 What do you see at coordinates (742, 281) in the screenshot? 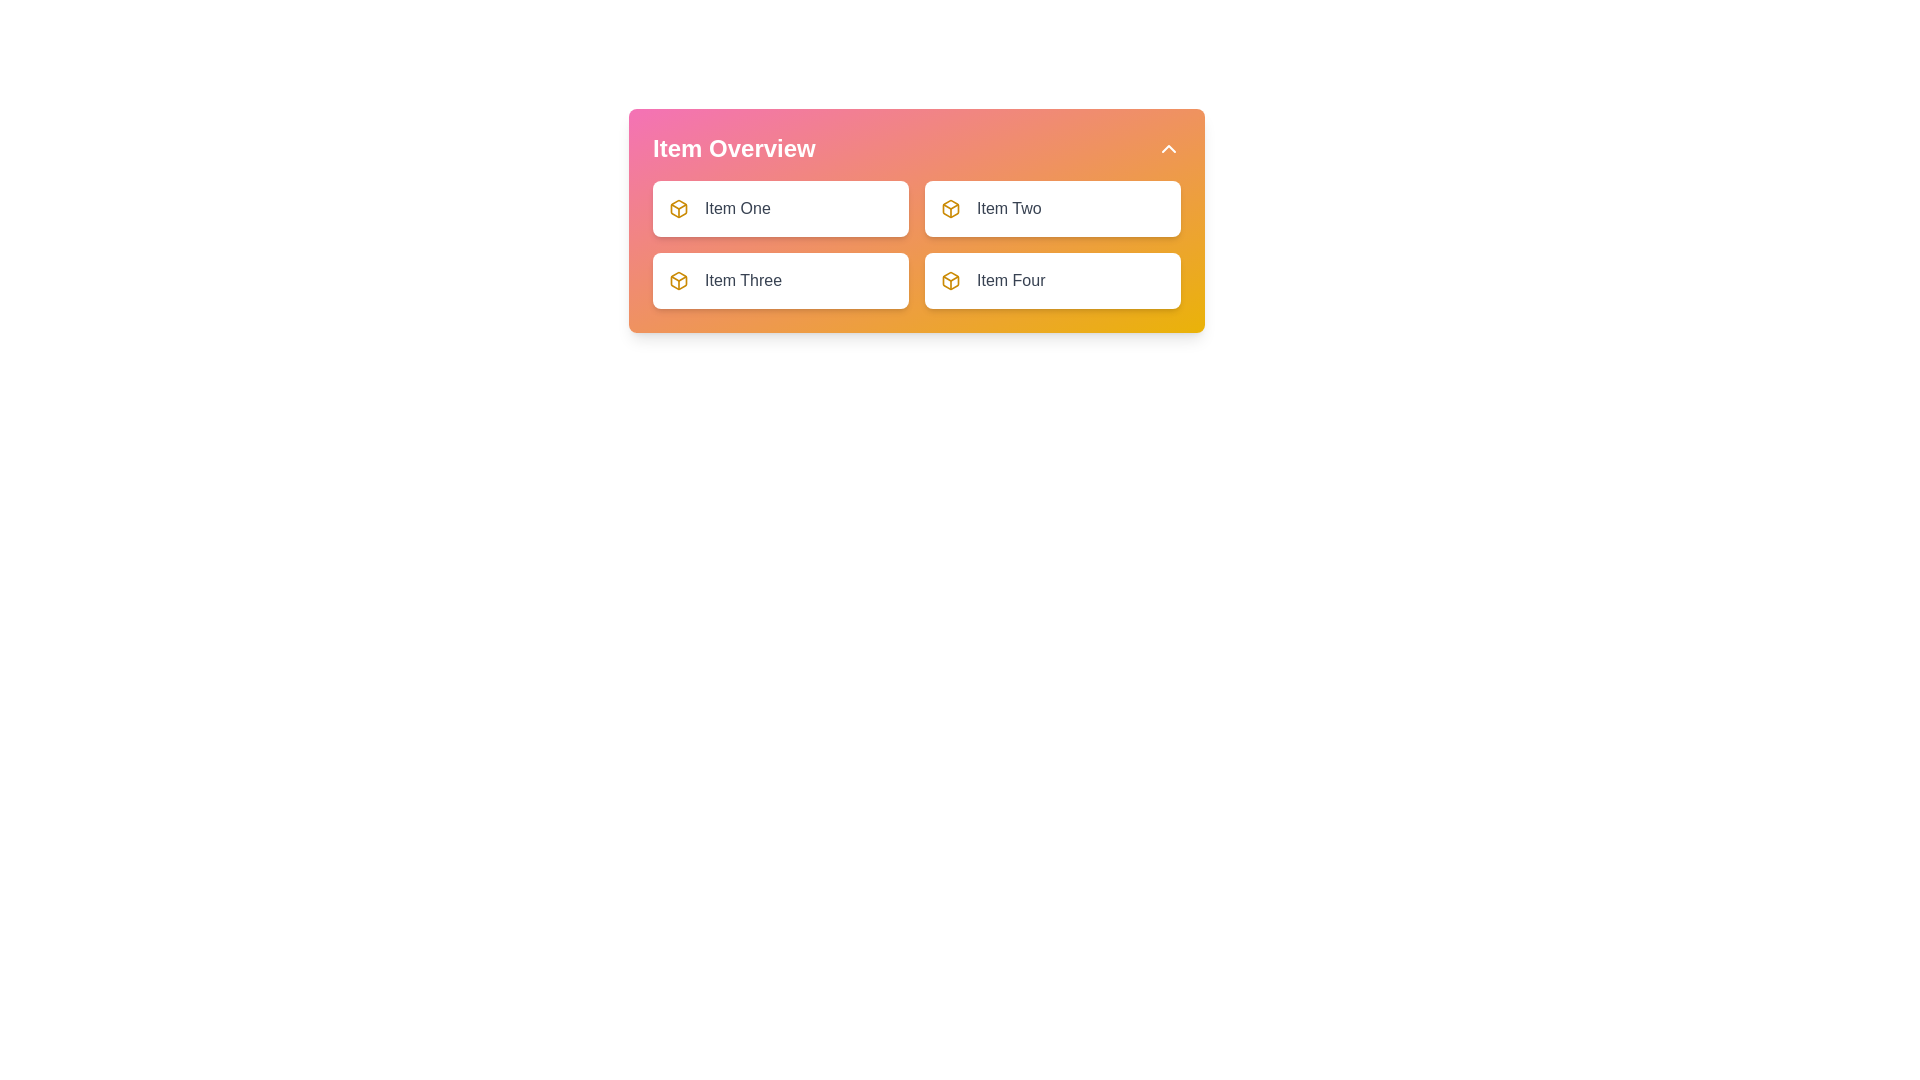
I see `the Text label element displaying 'Item Three' in a medium gray font, located in the lower-left section of the 'Item Overview' grid` at bounding box center [742, 281].